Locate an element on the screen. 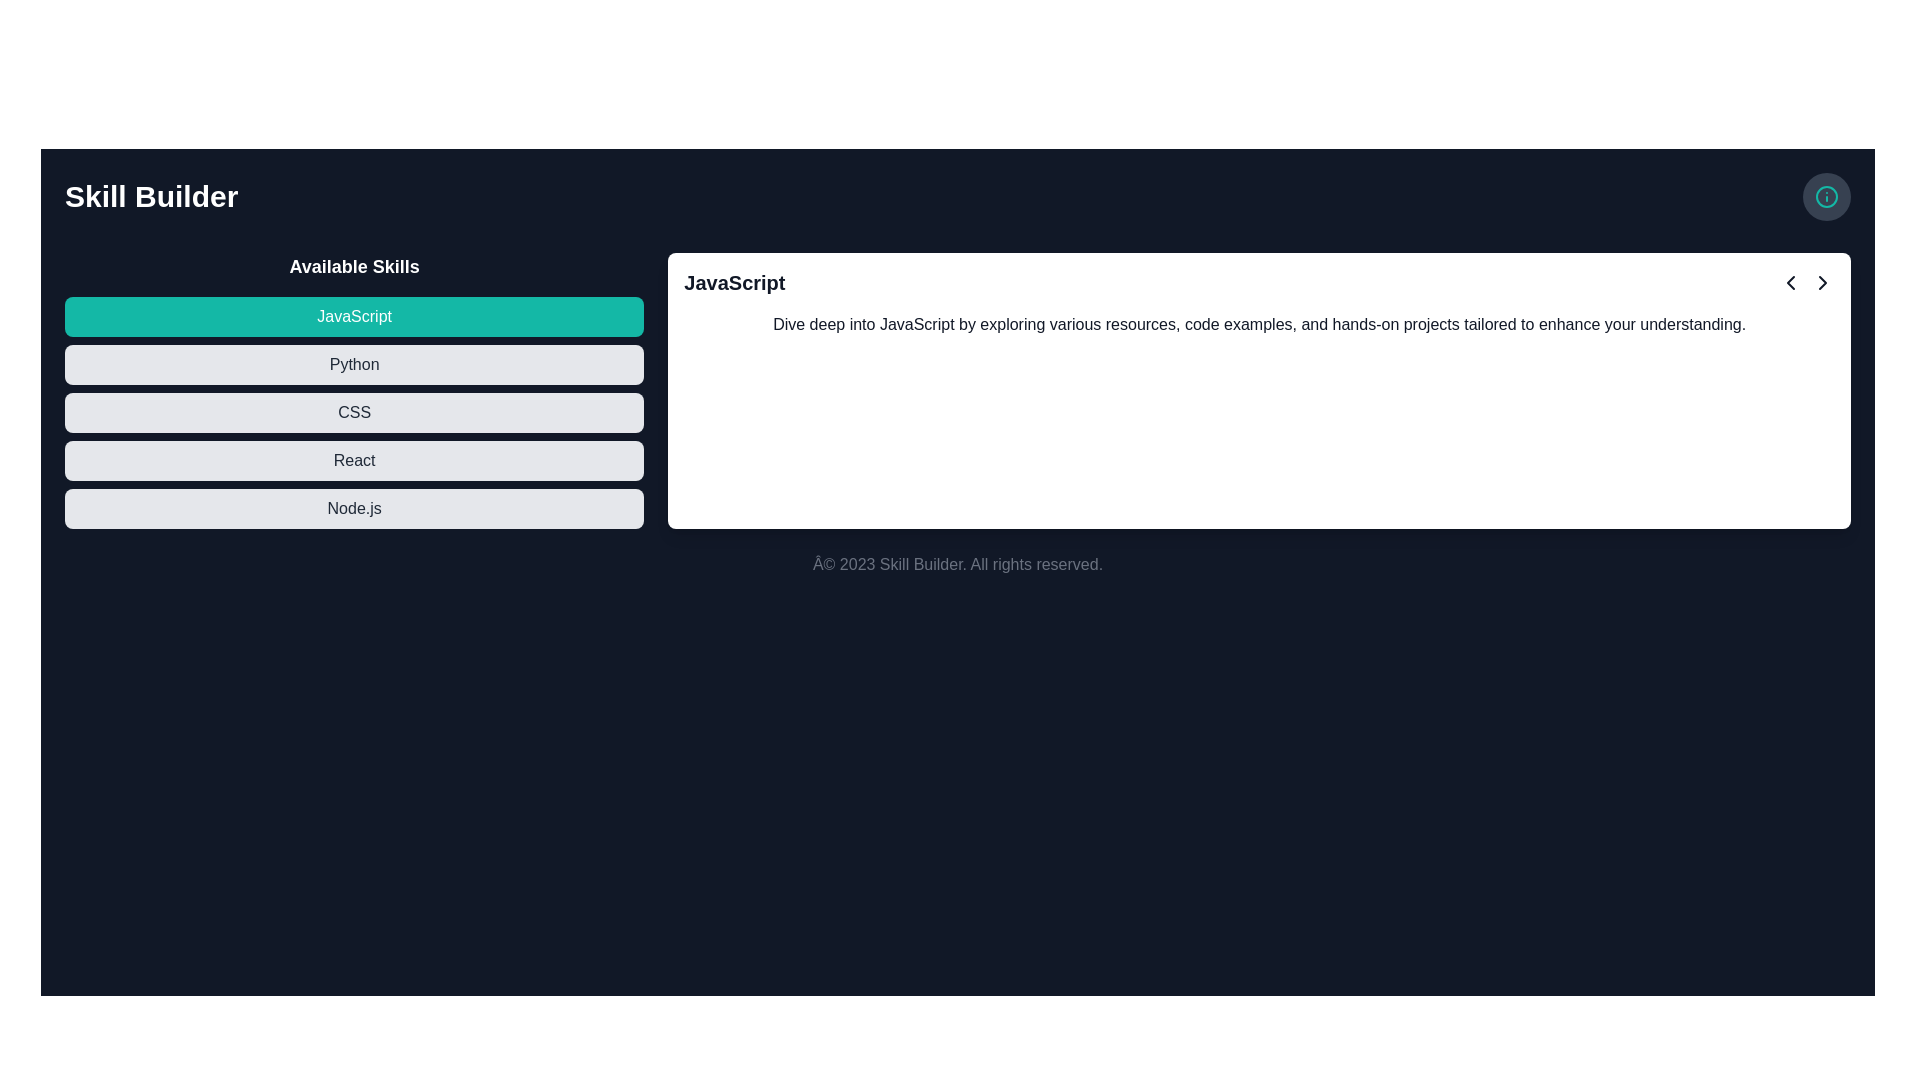 This screenshot has height=1080, width=1920. the informational button featuring an icon located at the top-right corner of the interface, next to the title text 'Skill Builder' is located at coordinates (1827, 196).